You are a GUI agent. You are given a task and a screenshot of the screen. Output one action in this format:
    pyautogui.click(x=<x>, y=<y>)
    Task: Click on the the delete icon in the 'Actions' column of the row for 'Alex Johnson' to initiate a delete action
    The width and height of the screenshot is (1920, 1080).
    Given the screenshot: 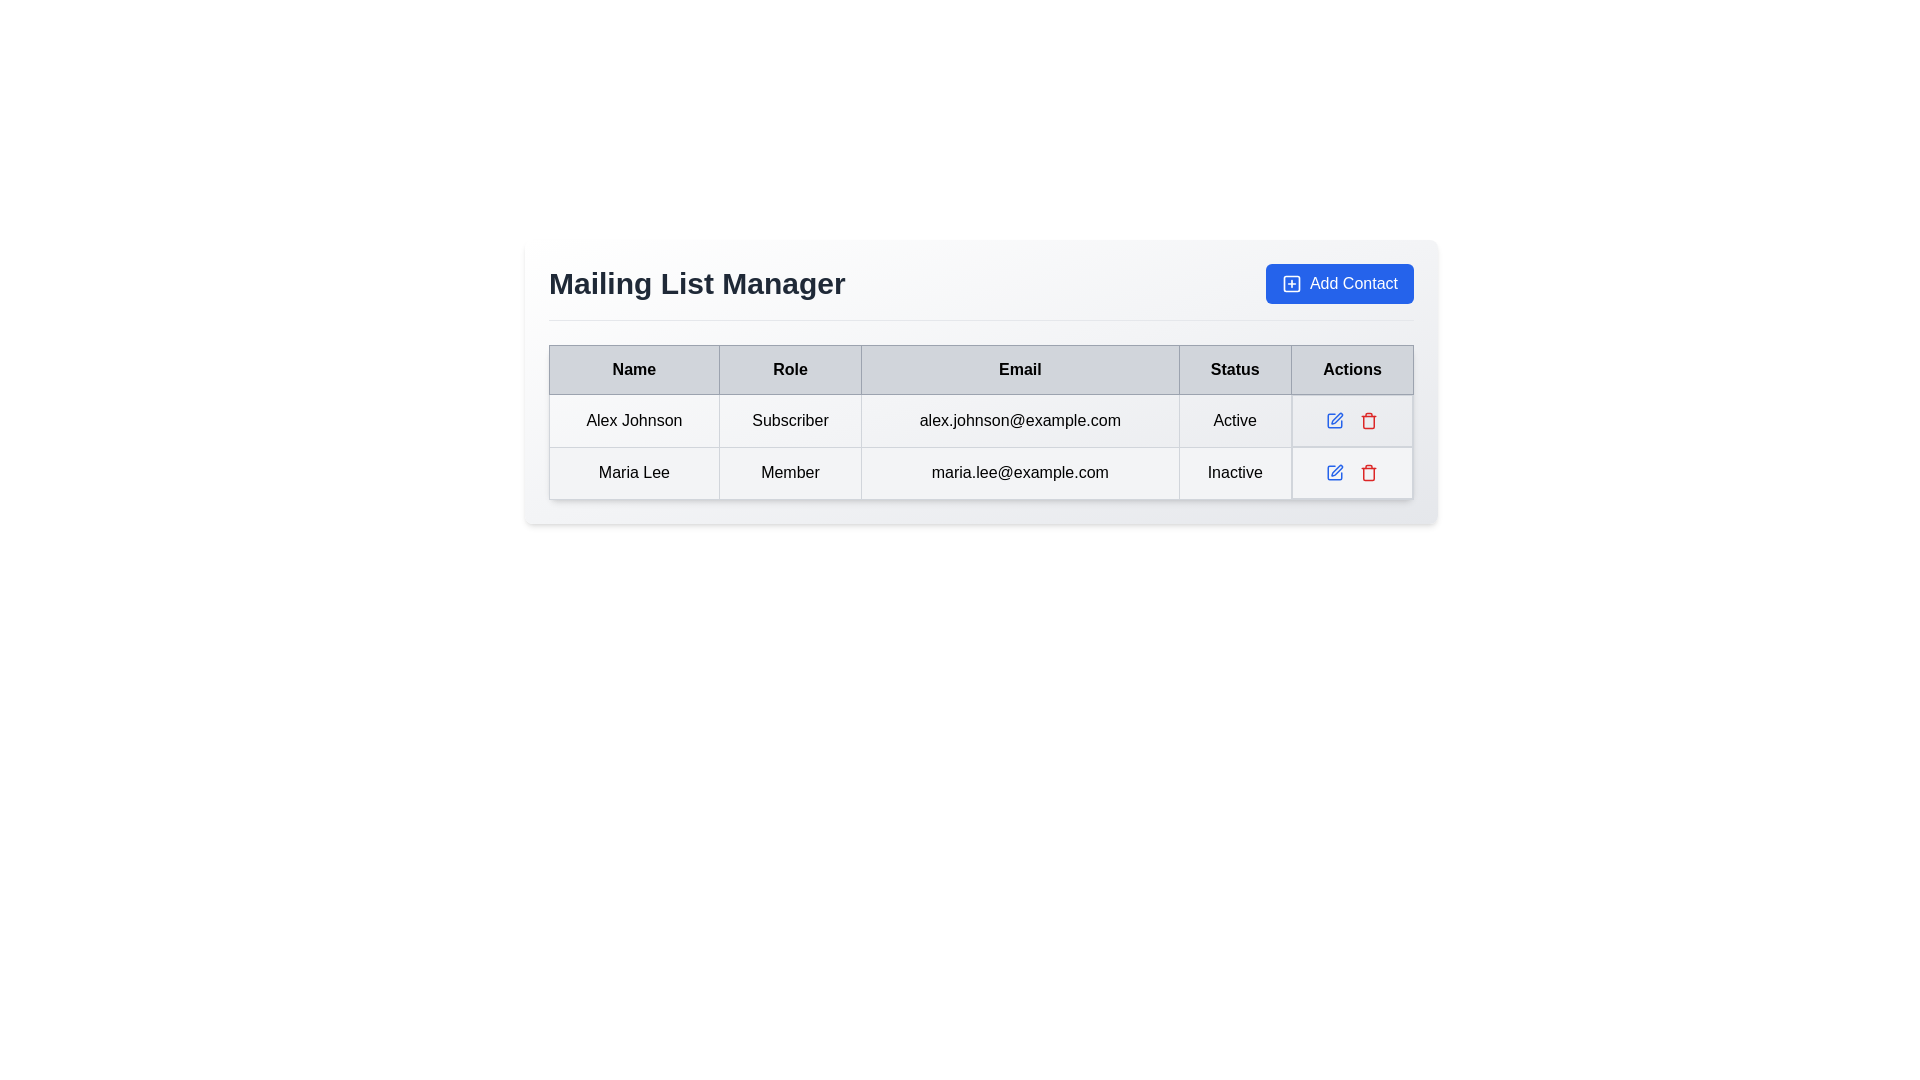 What is the action you would take?
    pyautogui.click(x=1352, y=419)
    